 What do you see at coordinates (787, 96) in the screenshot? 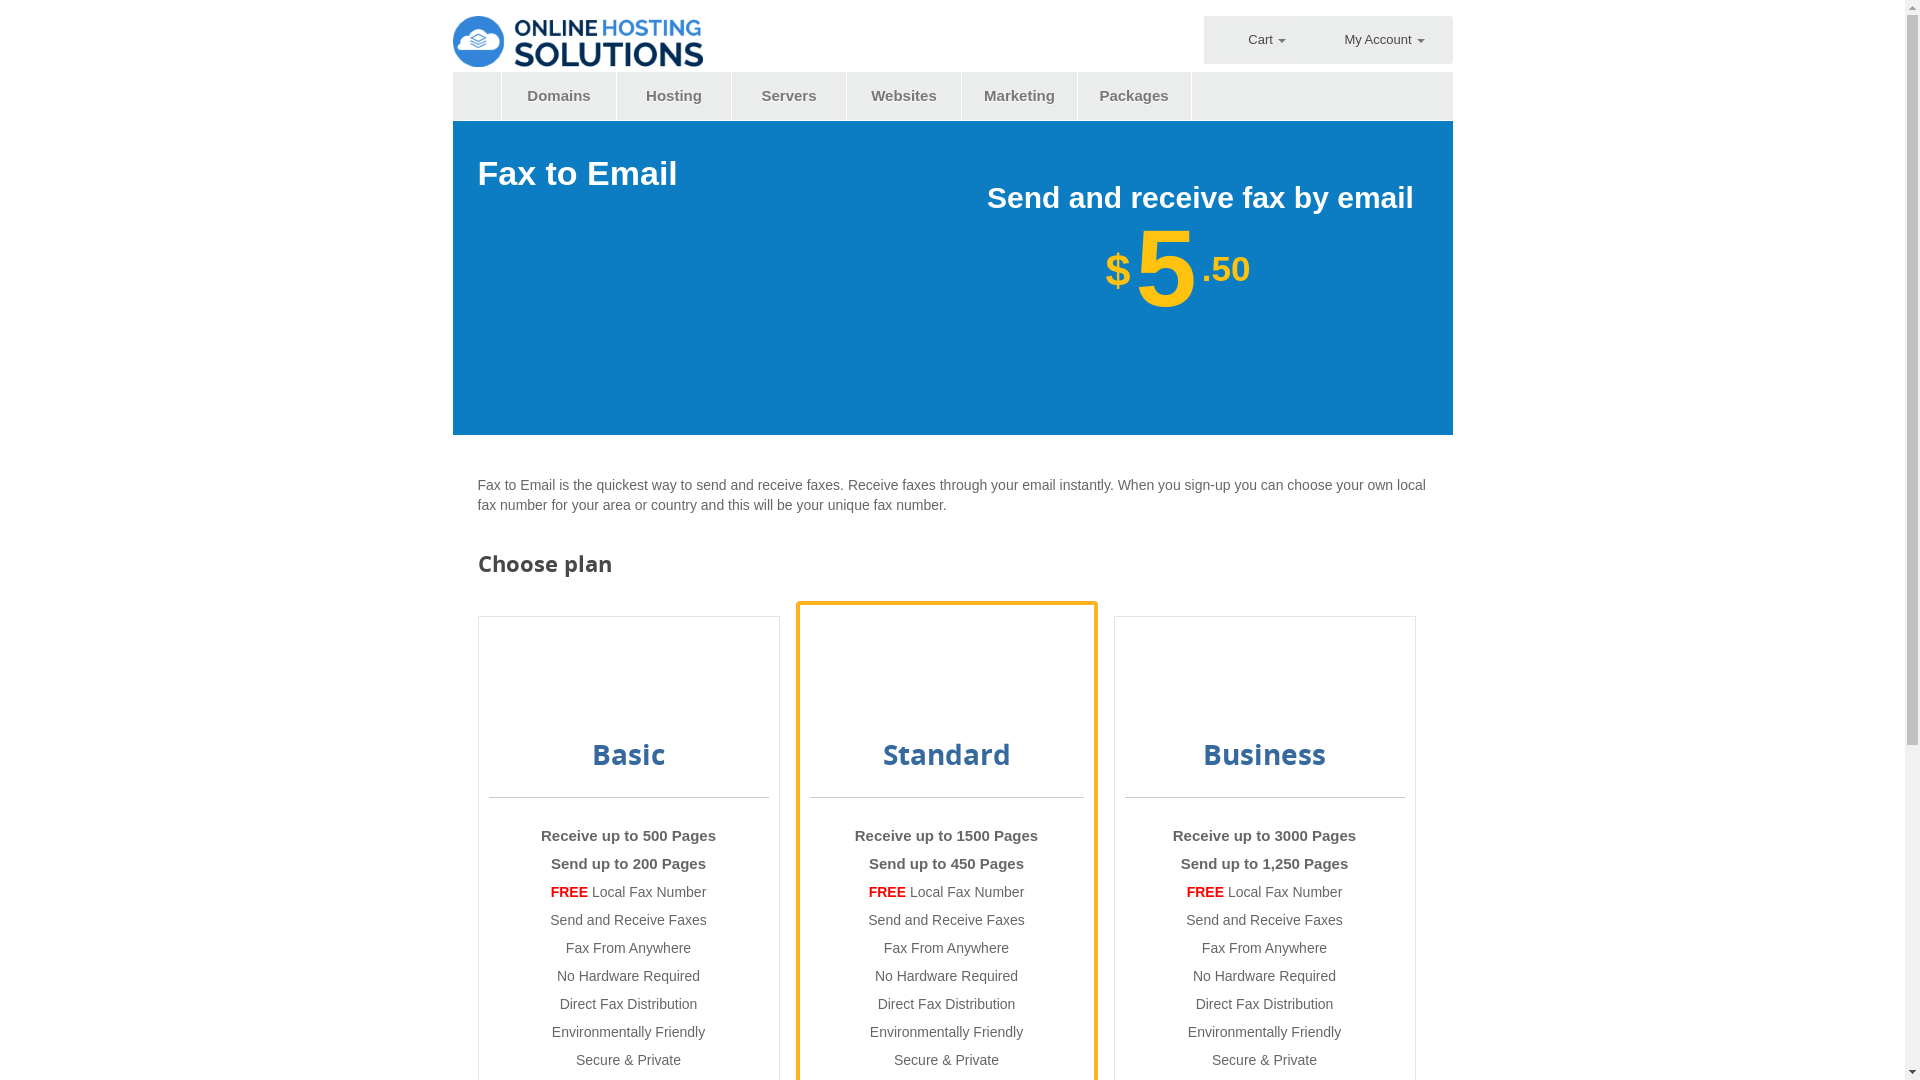
I see `'Servers'` at bounding box center [787, 96].